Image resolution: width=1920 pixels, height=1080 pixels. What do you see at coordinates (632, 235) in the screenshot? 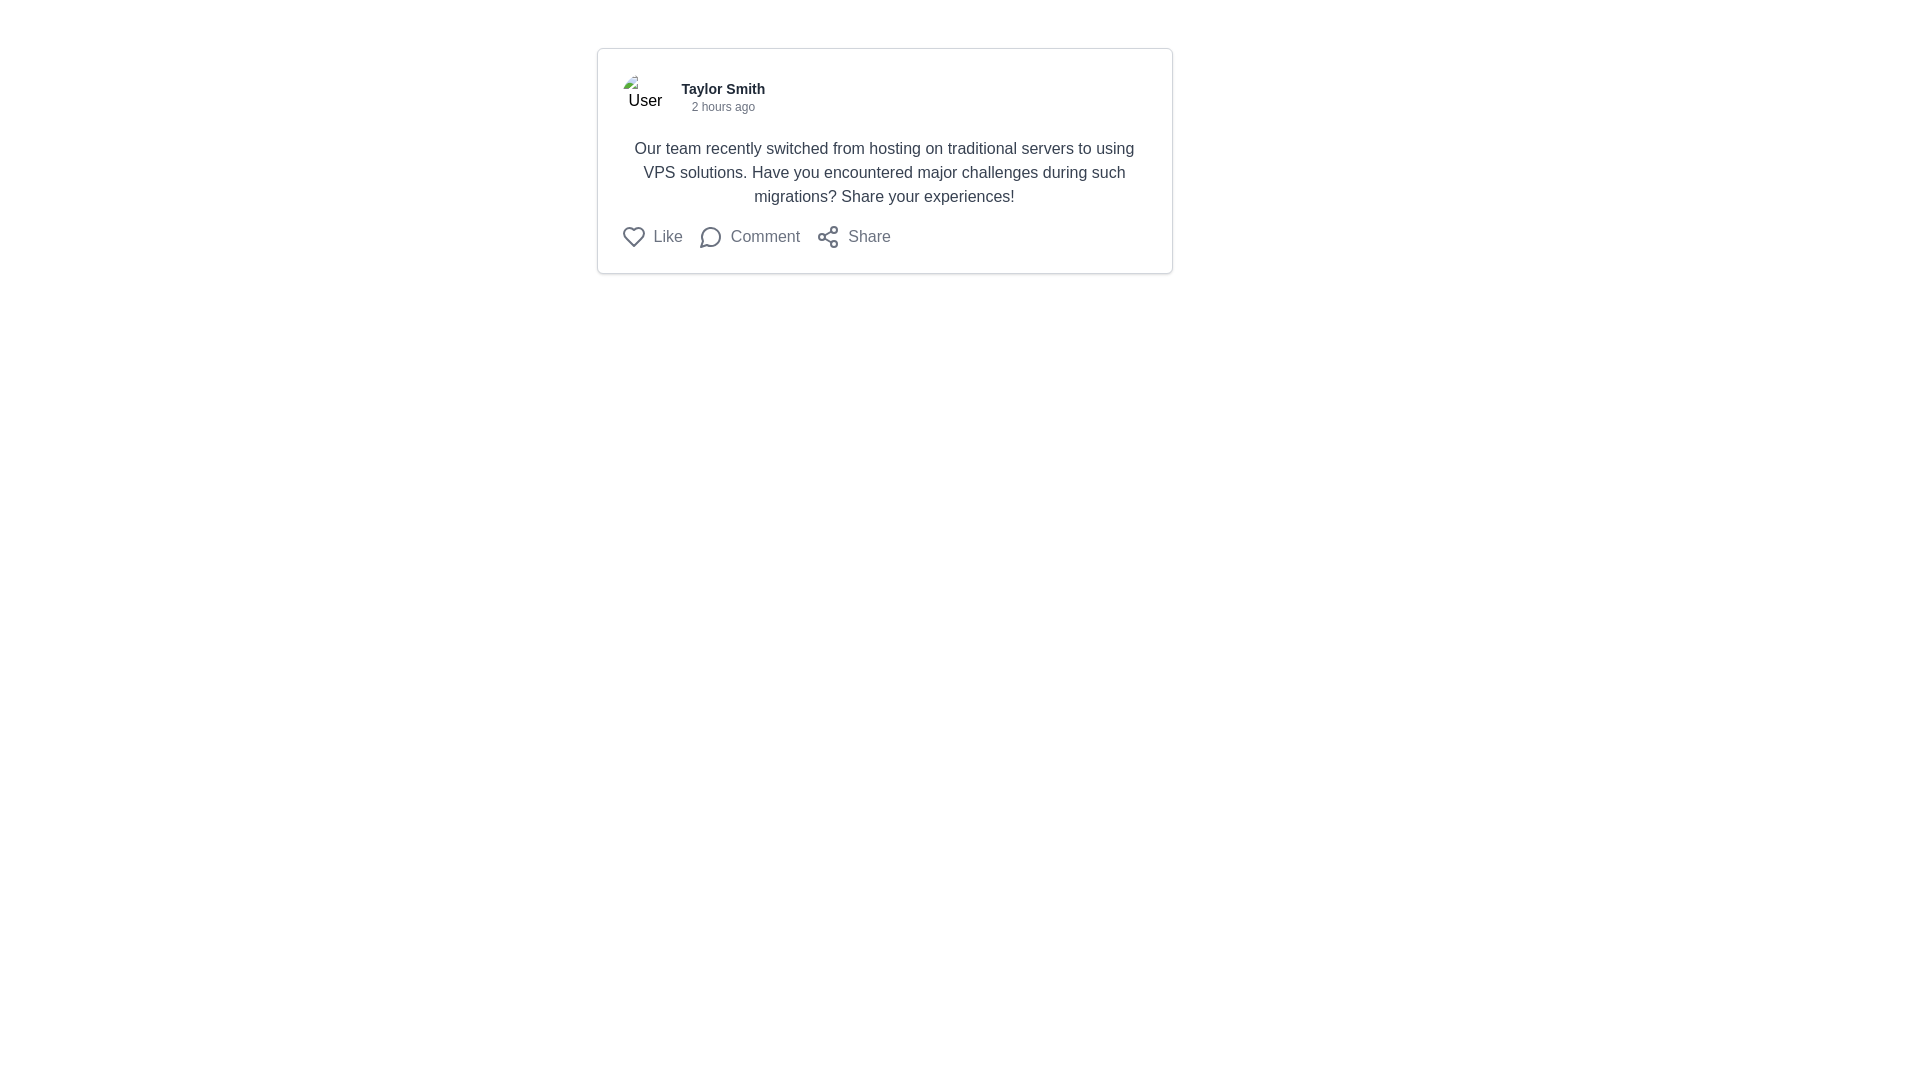
I see `the 'like' icon that represents appreciation or approval for the associated content, which is centrally aligned in a horizontal row under the post, to the left of the text 'Like'` at bounding box center [632, 235].